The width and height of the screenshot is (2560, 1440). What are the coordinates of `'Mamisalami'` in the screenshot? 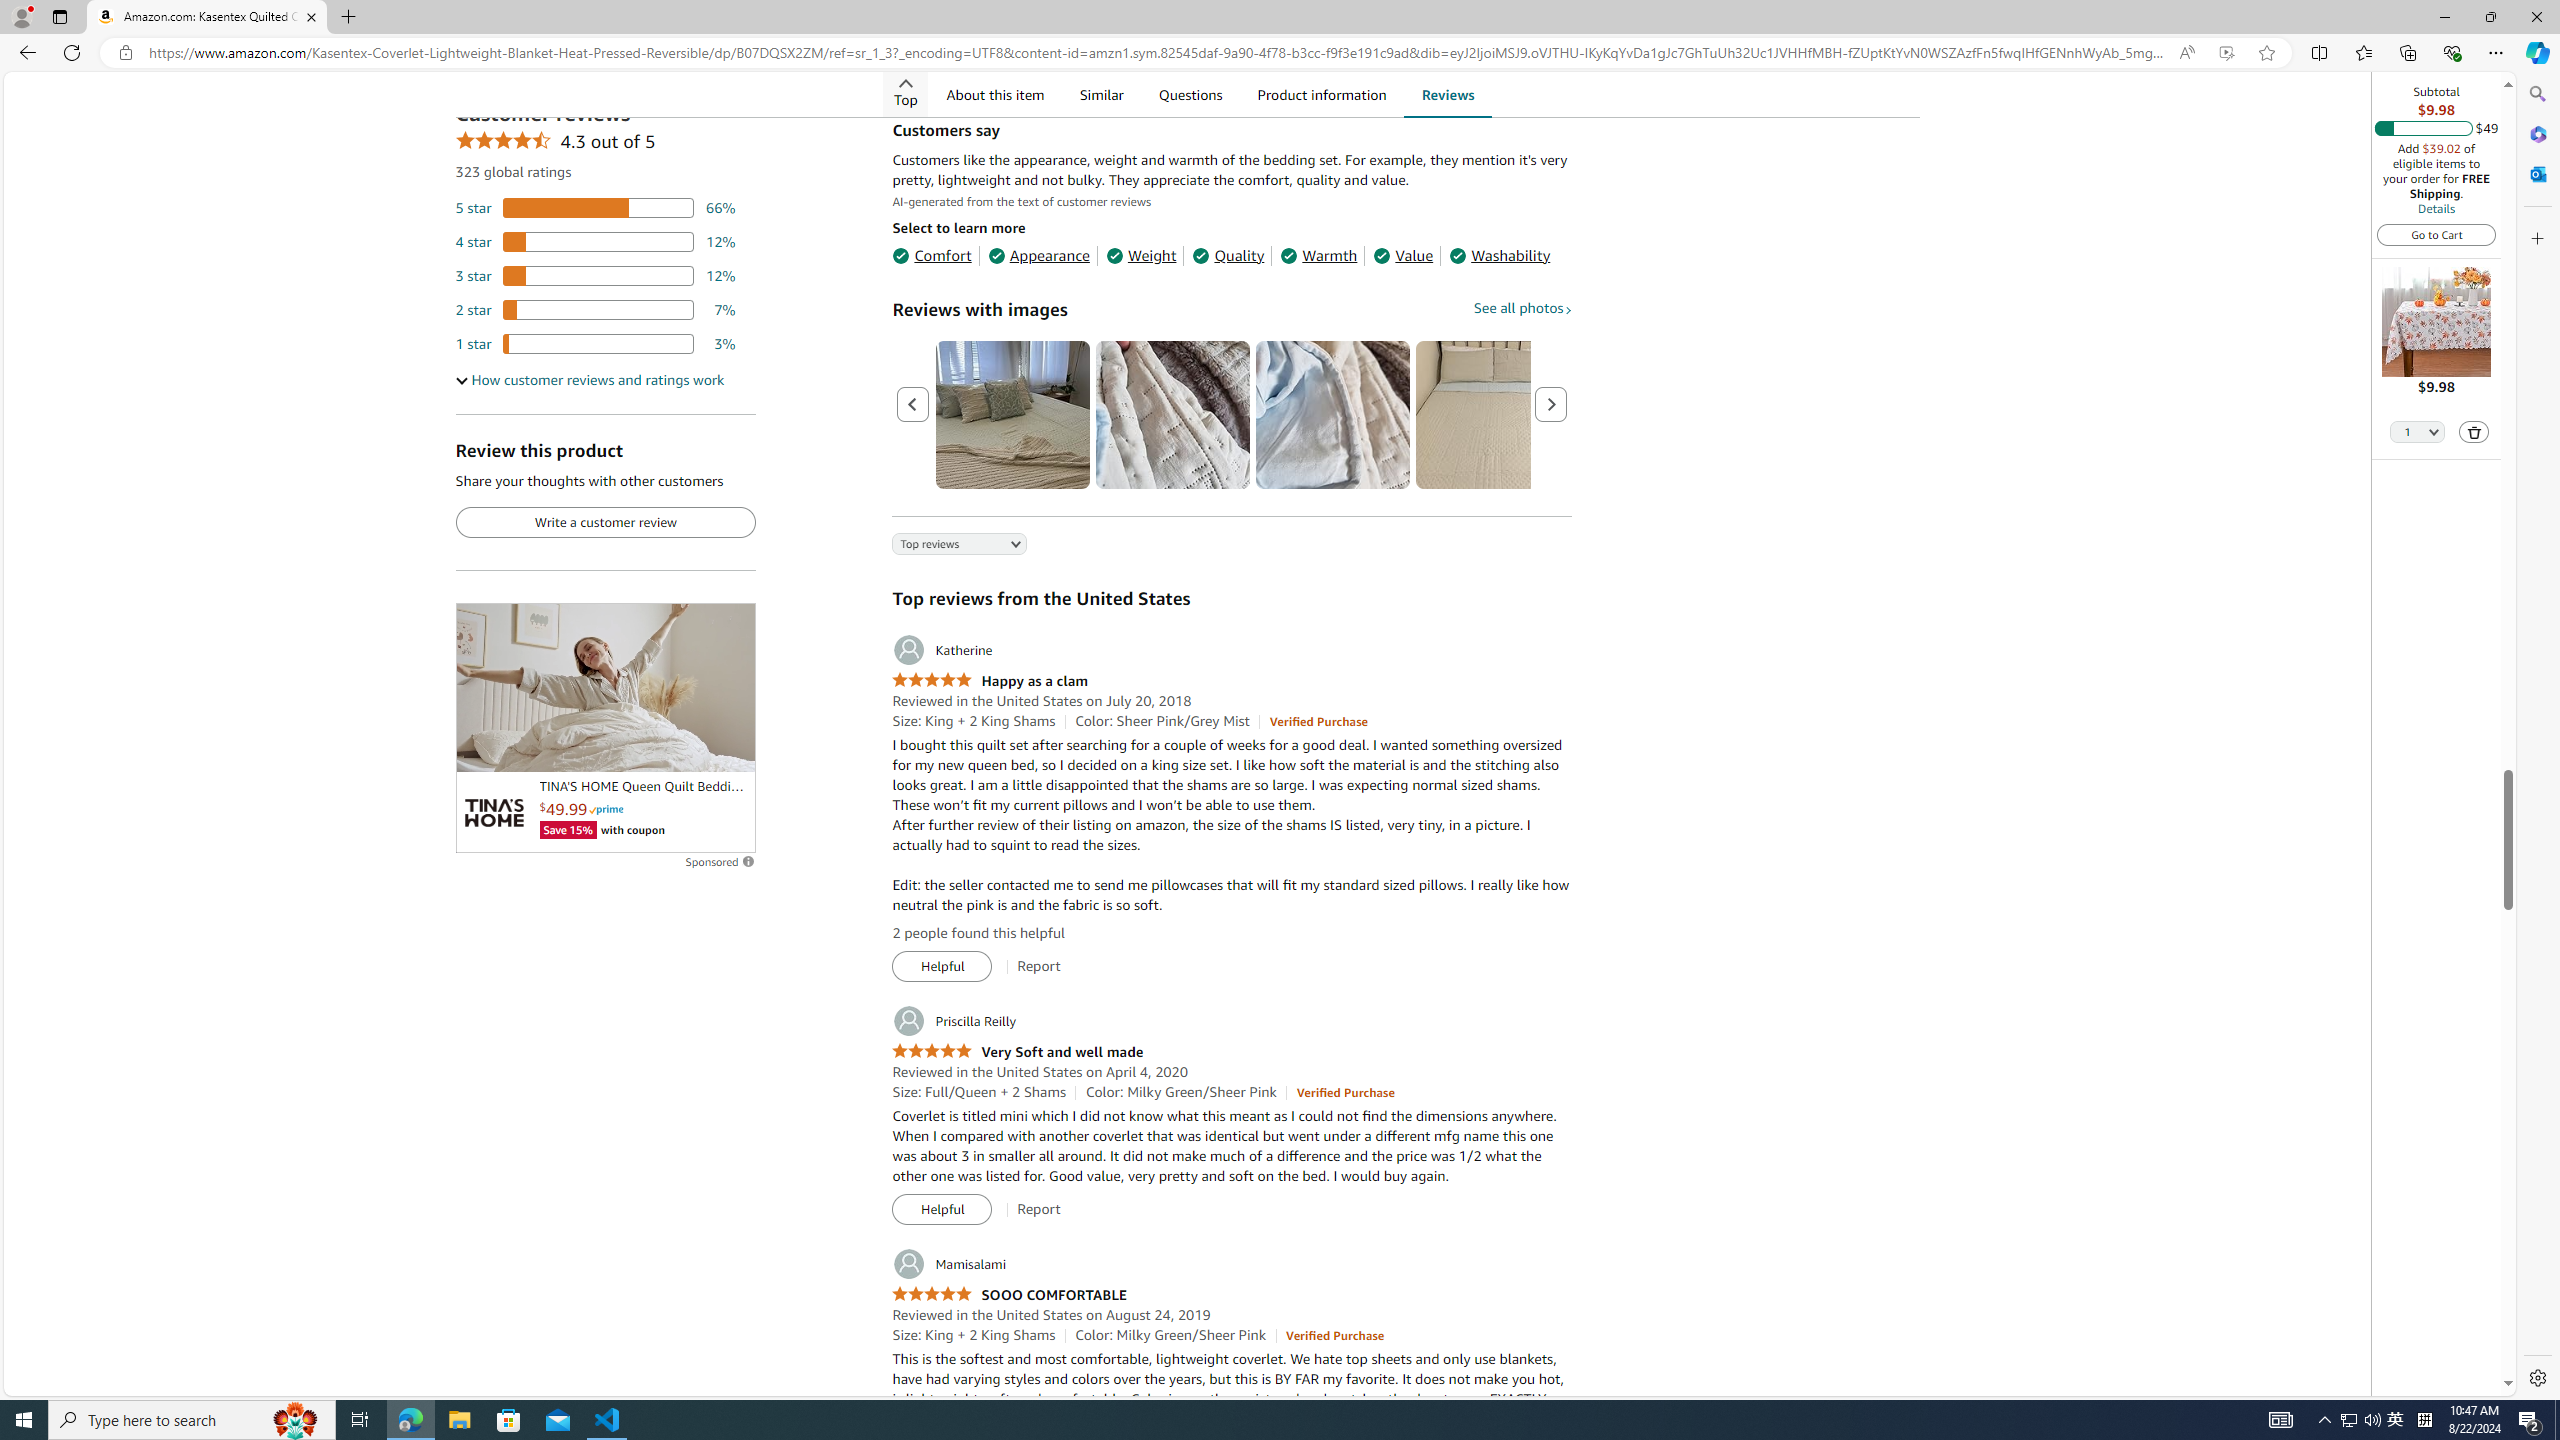 It's located at (947, 1263).